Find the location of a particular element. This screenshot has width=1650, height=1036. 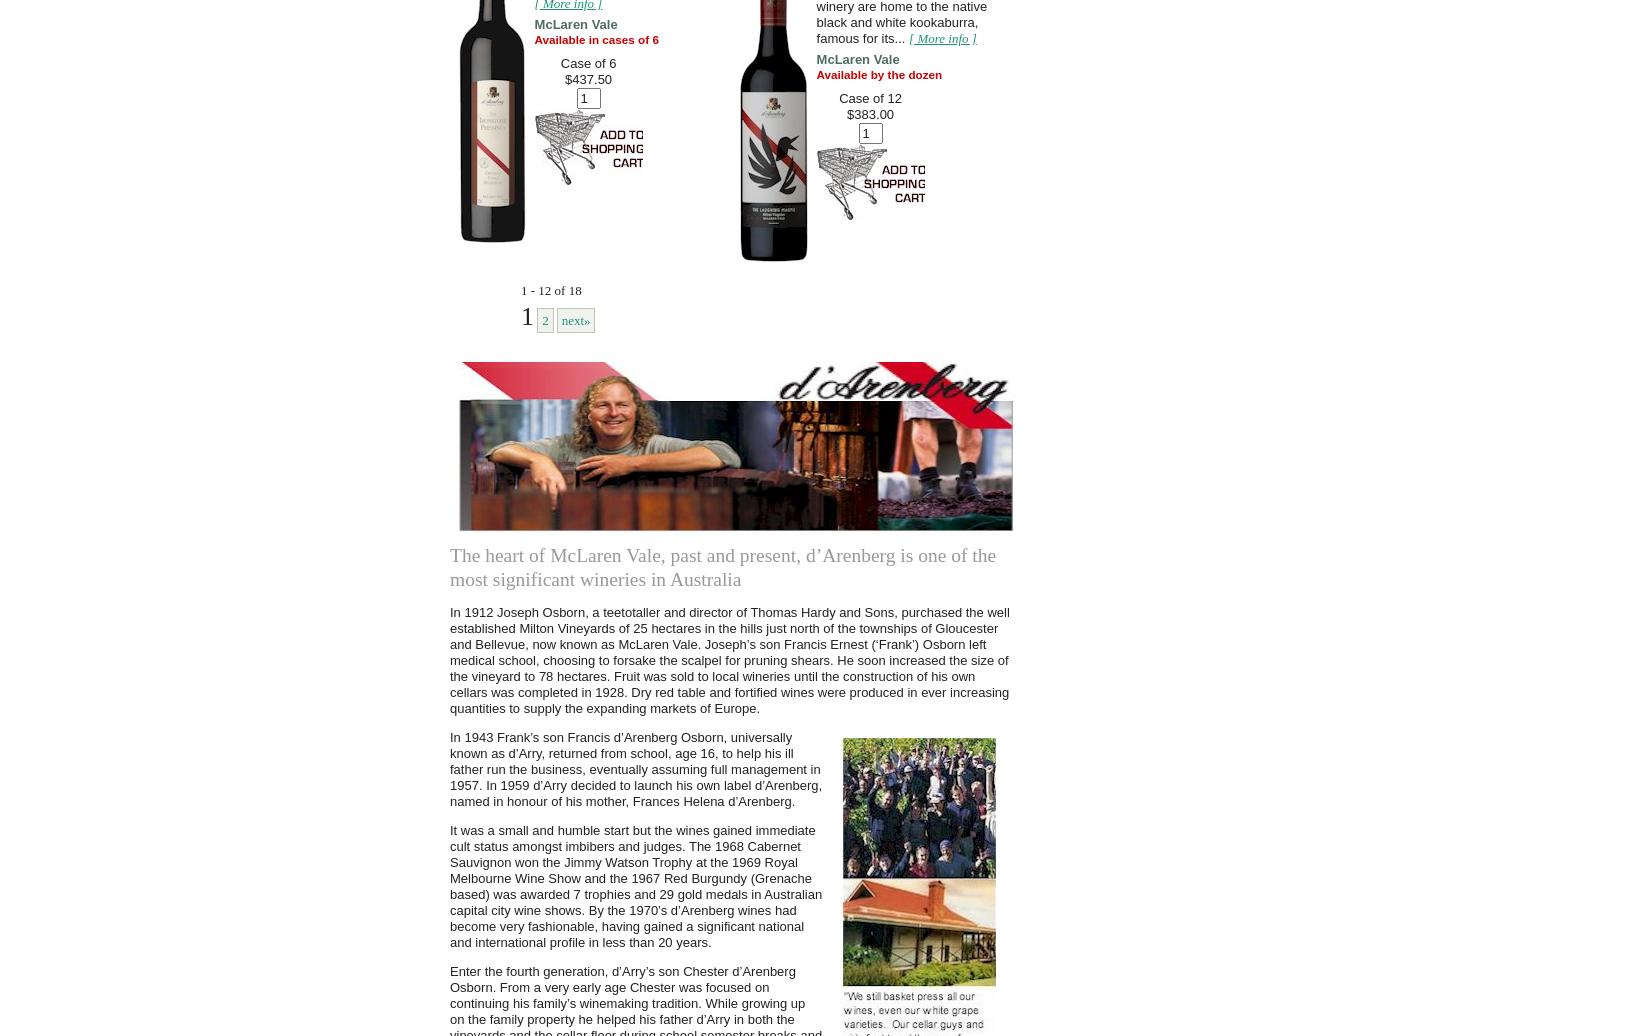

'Case of 12' is located at coordinates (870, 98).